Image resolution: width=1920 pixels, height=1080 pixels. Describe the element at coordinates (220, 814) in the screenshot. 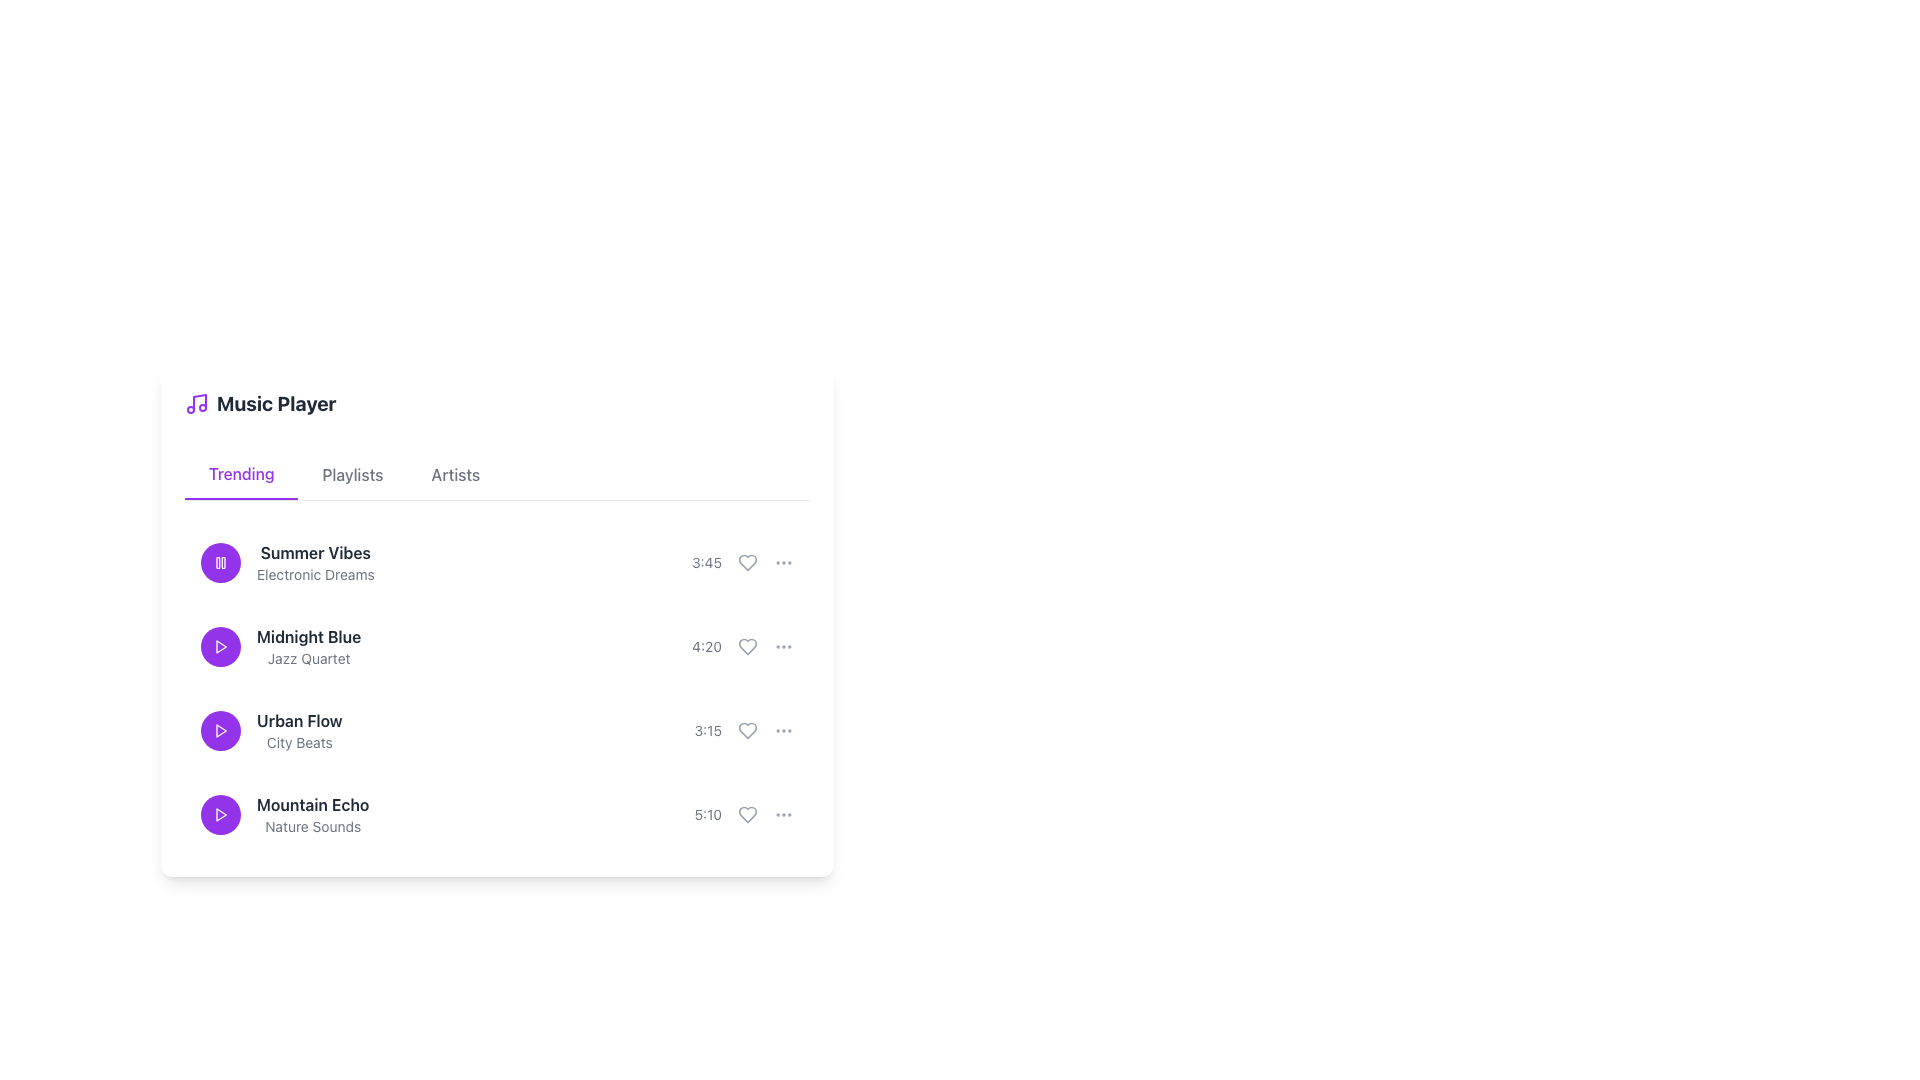

I see `the button located to the left of the text 'Mountain Echo'` at that location.